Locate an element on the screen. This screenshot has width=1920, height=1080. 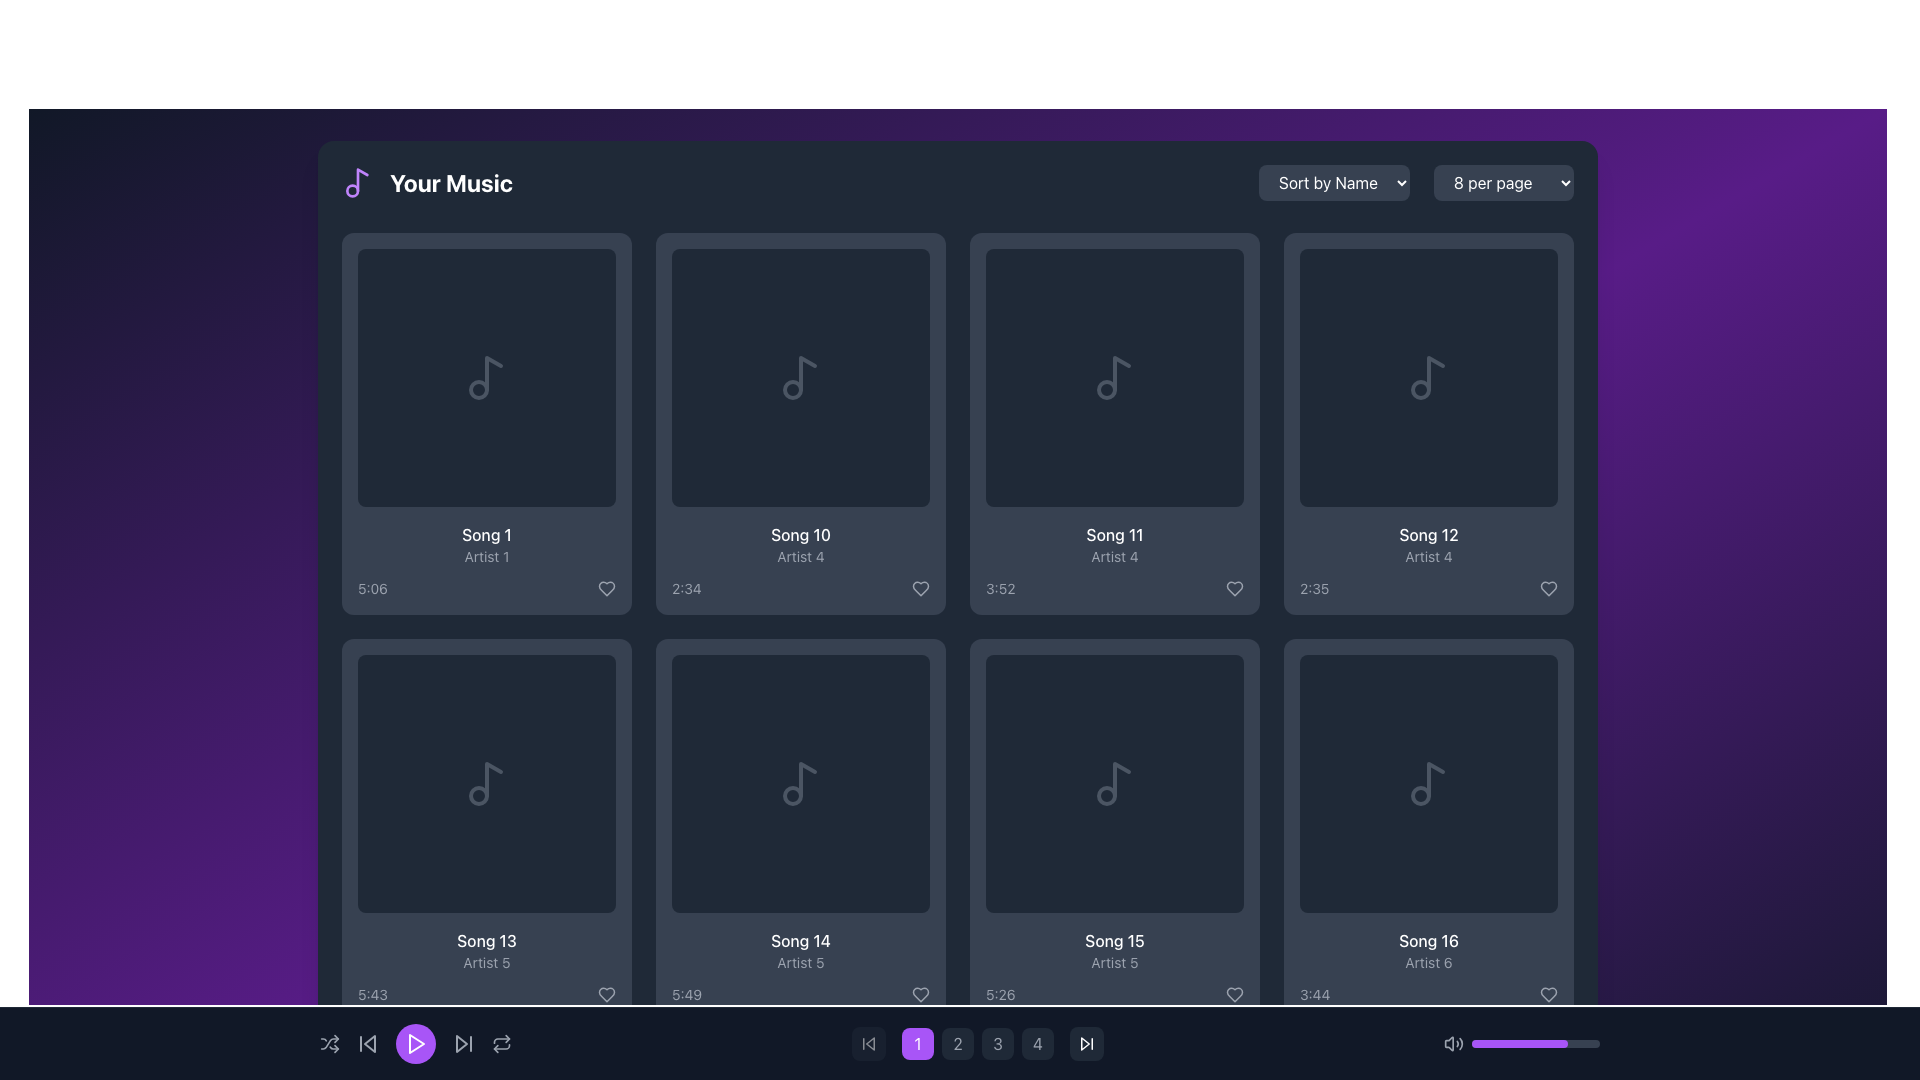
the play icon inside the purple circular button for 'Song 10' to make it visible is located at coordinates (801, 378).